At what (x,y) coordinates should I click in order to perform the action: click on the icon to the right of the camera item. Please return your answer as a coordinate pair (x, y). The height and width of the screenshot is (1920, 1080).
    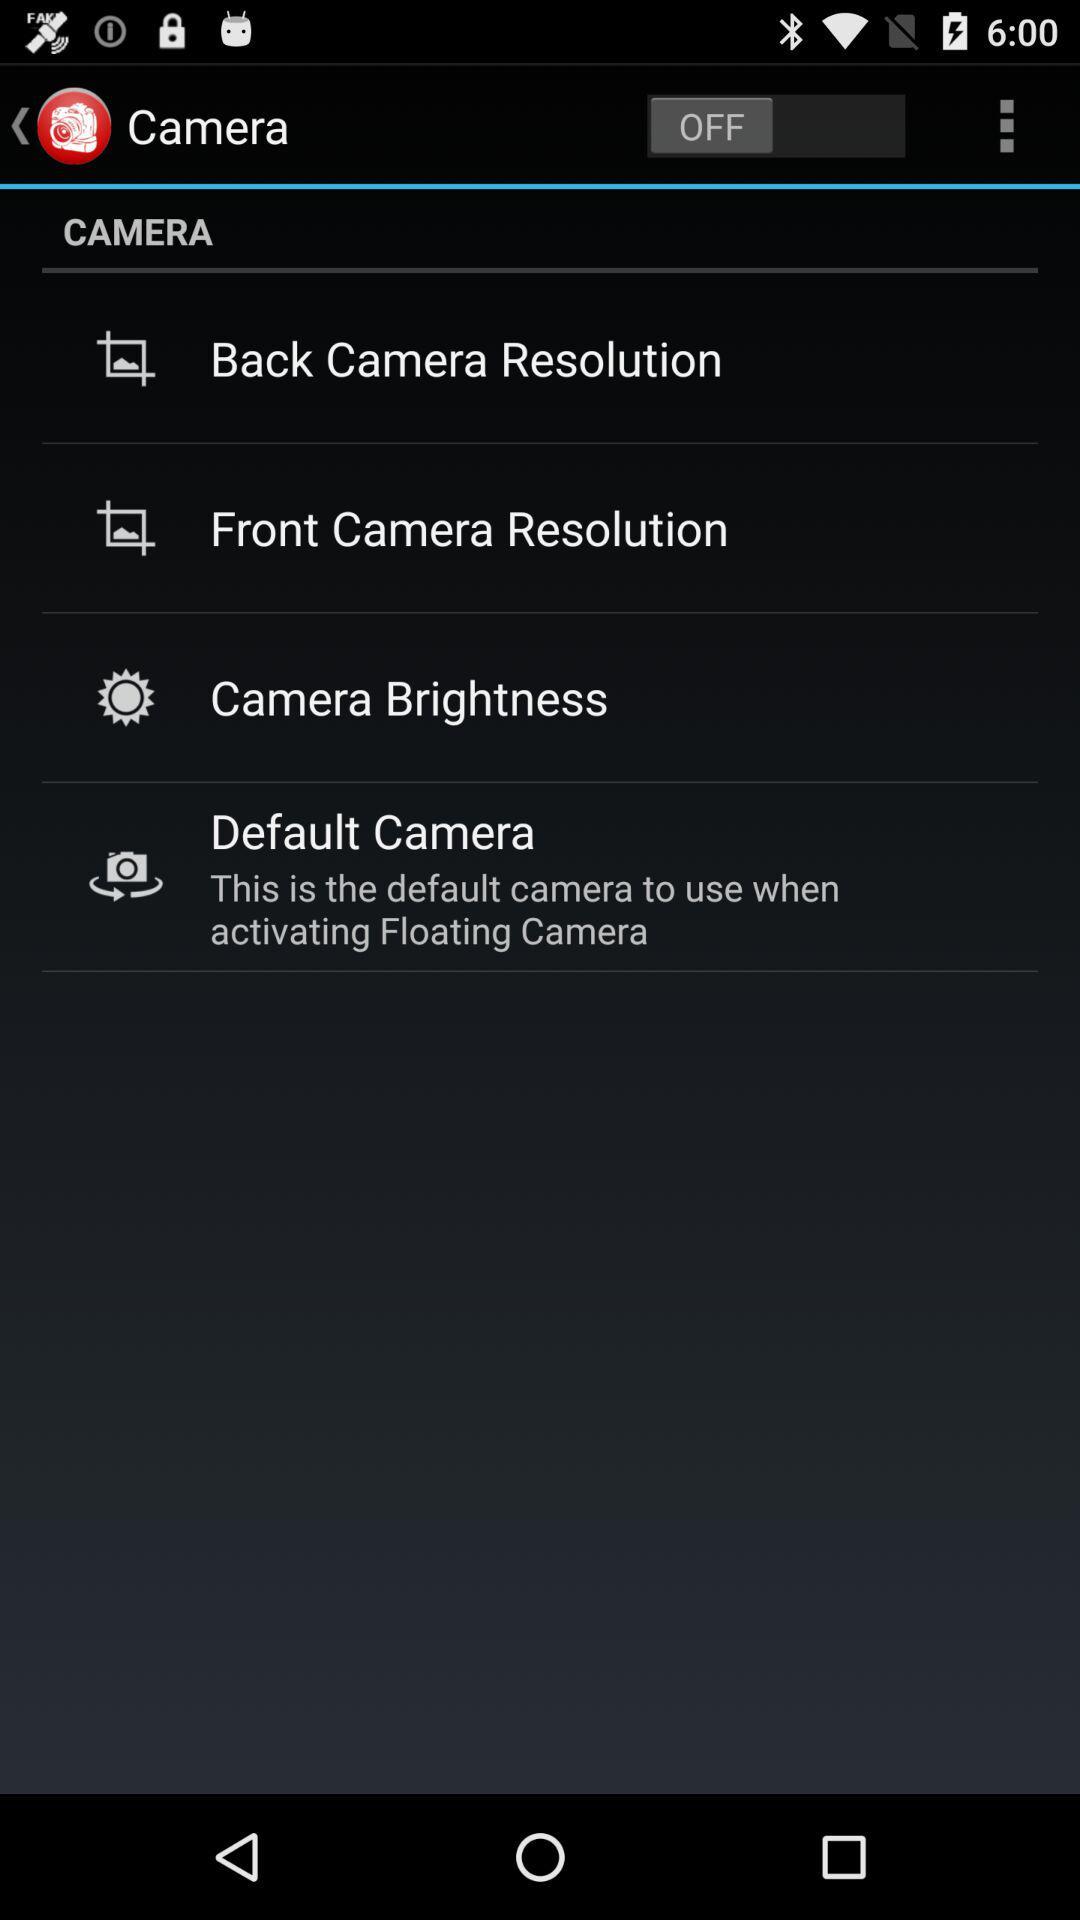
    Looking at the image, I should click on (775, 124).